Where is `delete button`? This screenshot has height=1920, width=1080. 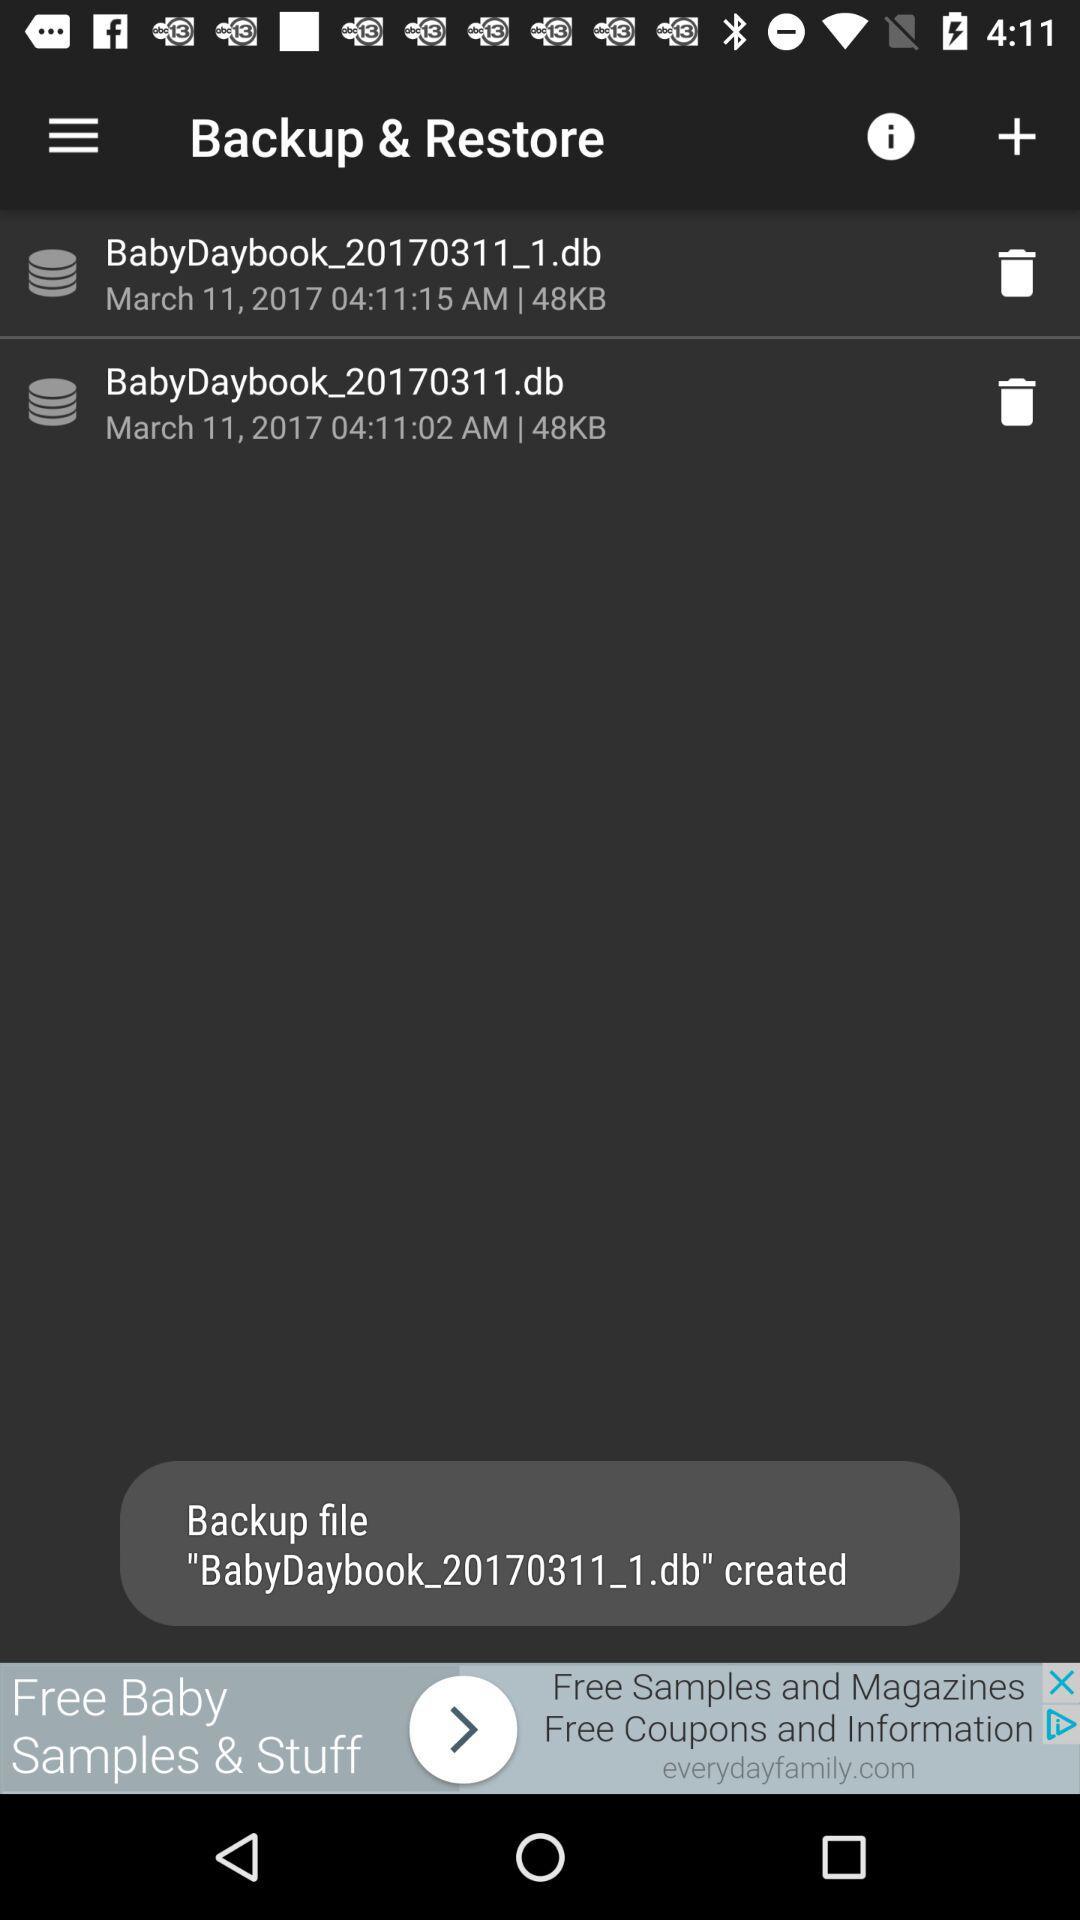
delete button is located at coordinates (1017, 401).